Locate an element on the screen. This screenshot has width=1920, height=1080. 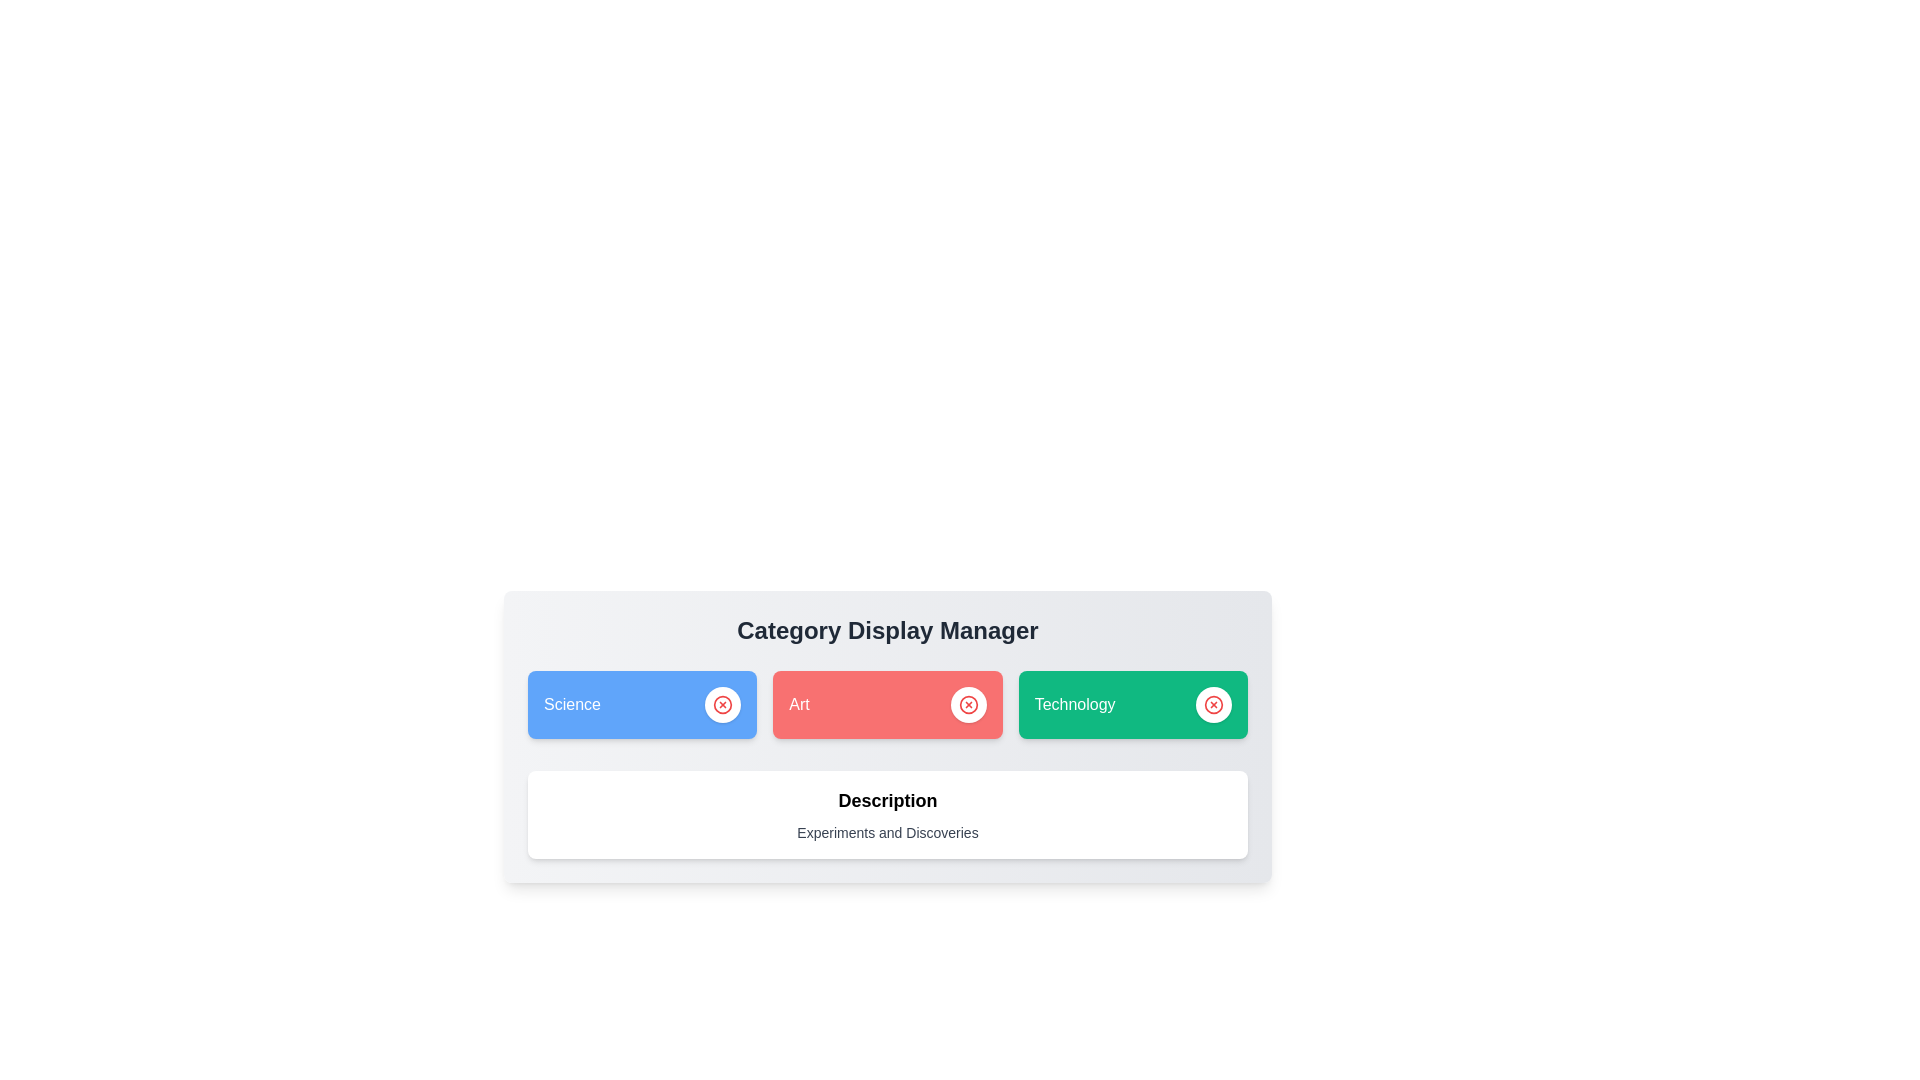
the delete button for the category Art is located at coordinates (968, 704).